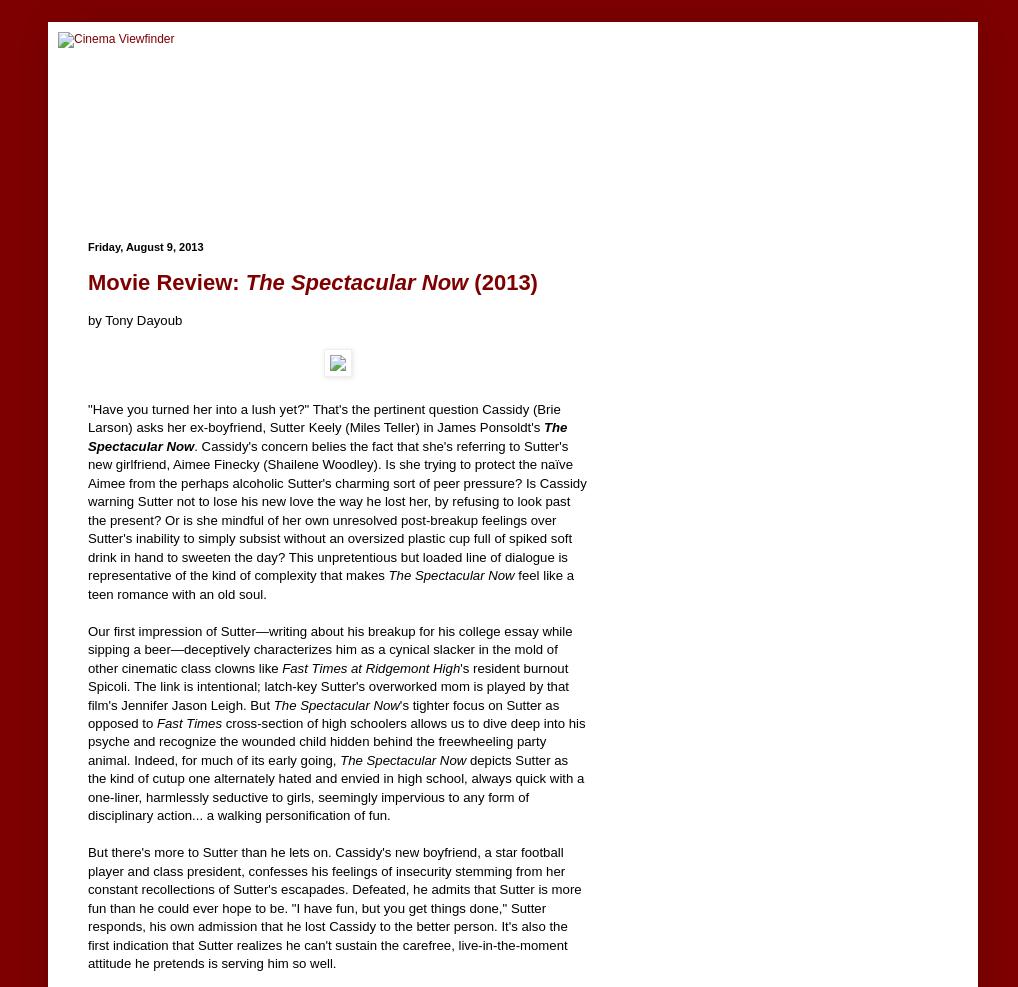 The width and height of the screenshot is (1018, 987). I want to click on '(2013)', so click(502, 281).